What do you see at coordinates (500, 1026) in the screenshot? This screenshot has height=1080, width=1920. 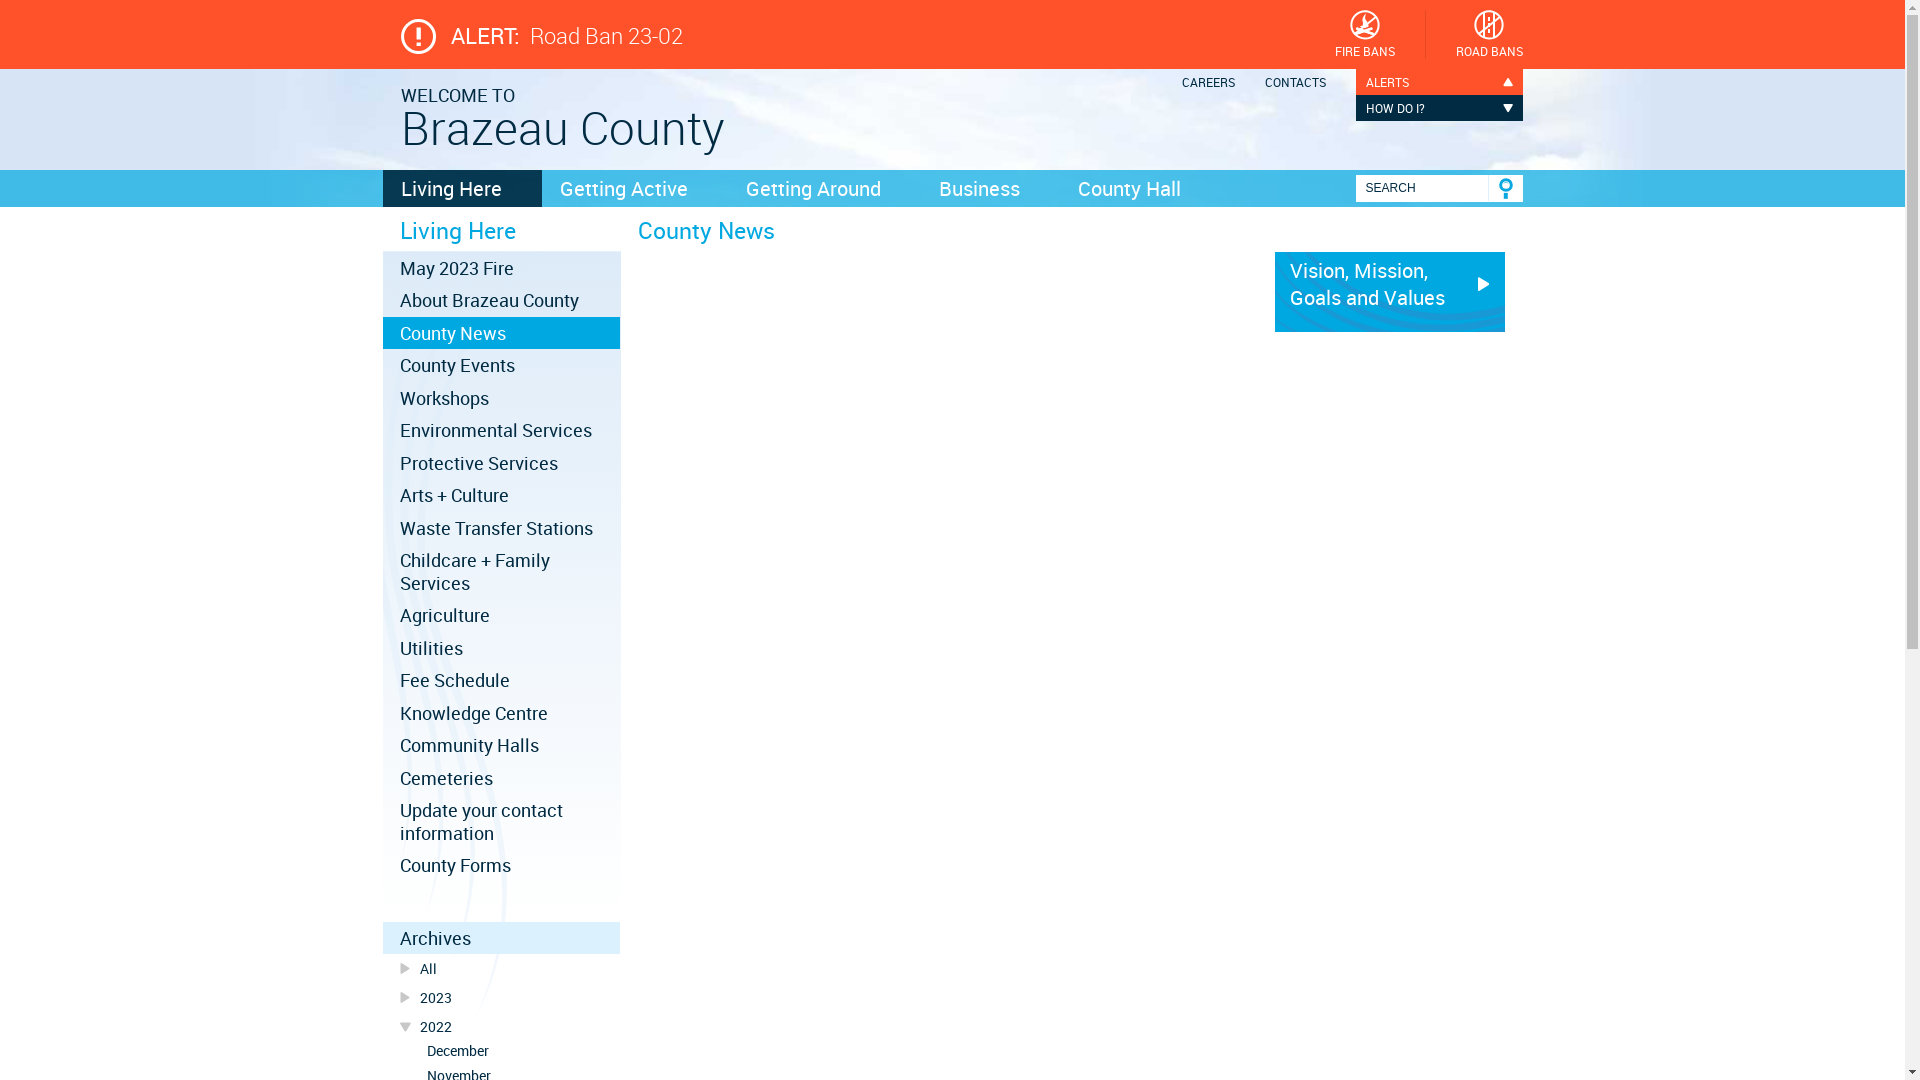 I see `'2022'` at bounding box center [500, 1026].